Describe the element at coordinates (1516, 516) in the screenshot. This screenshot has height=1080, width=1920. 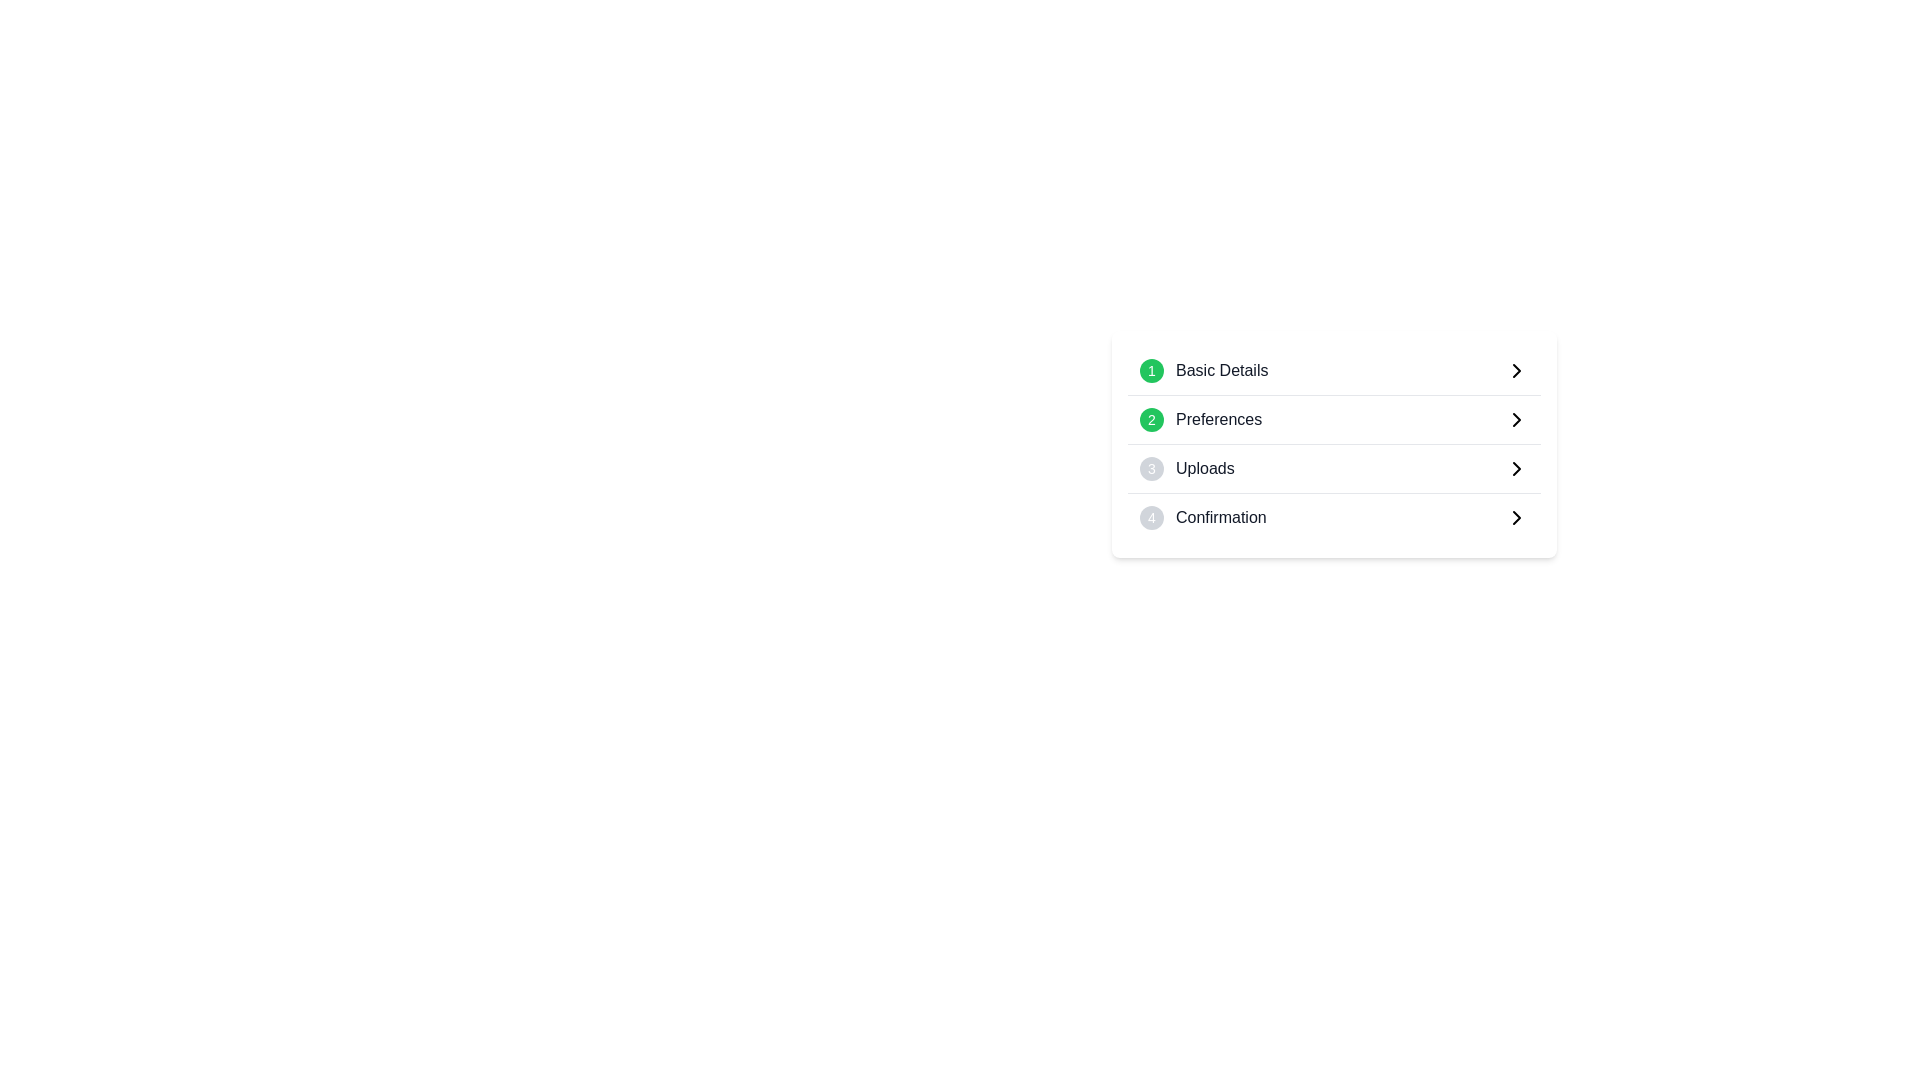
I see `the rightward chevron arrow icon that is part of the 'Preferences' row` at that location.